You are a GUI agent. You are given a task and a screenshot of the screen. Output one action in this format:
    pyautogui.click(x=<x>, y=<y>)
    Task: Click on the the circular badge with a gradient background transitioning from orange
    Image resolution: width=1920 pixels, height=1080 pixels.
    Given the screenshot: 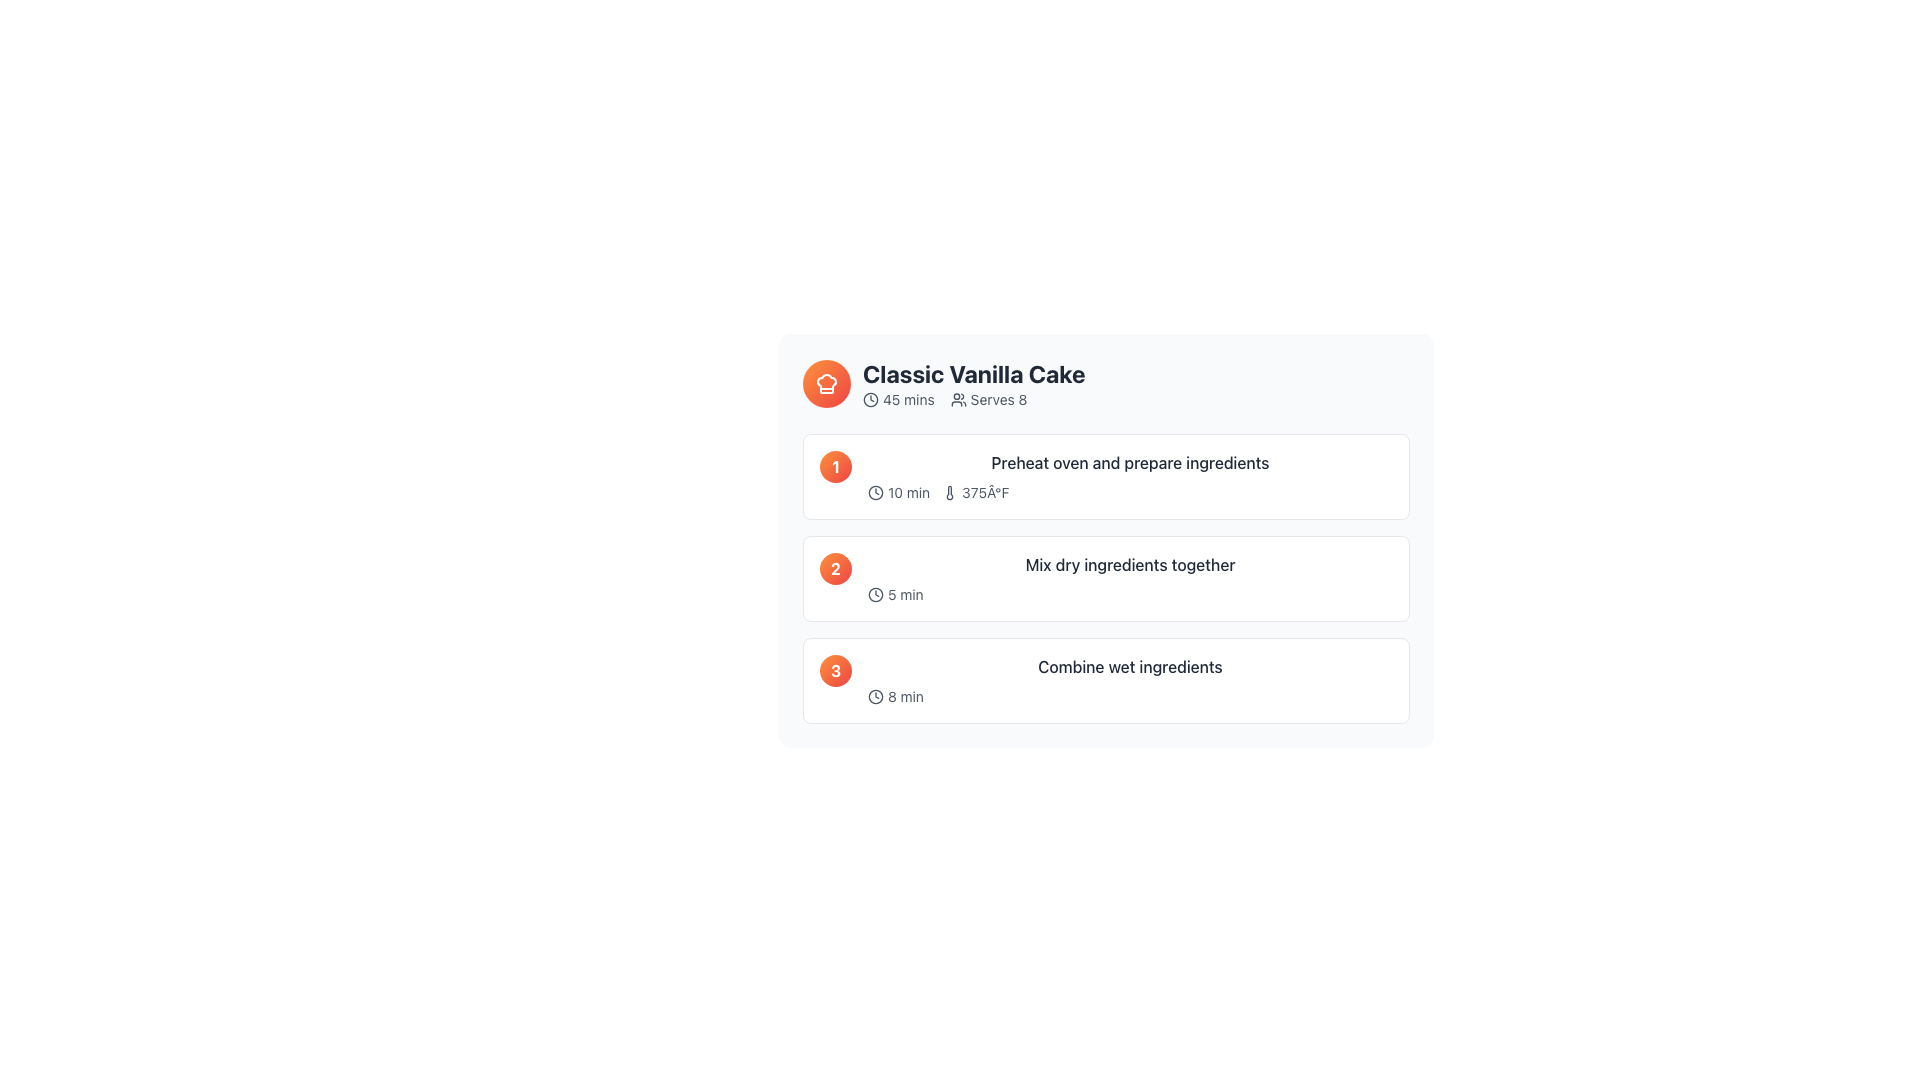 What is the action you would take?
    pyautogui.click(x=835, y=466)
    